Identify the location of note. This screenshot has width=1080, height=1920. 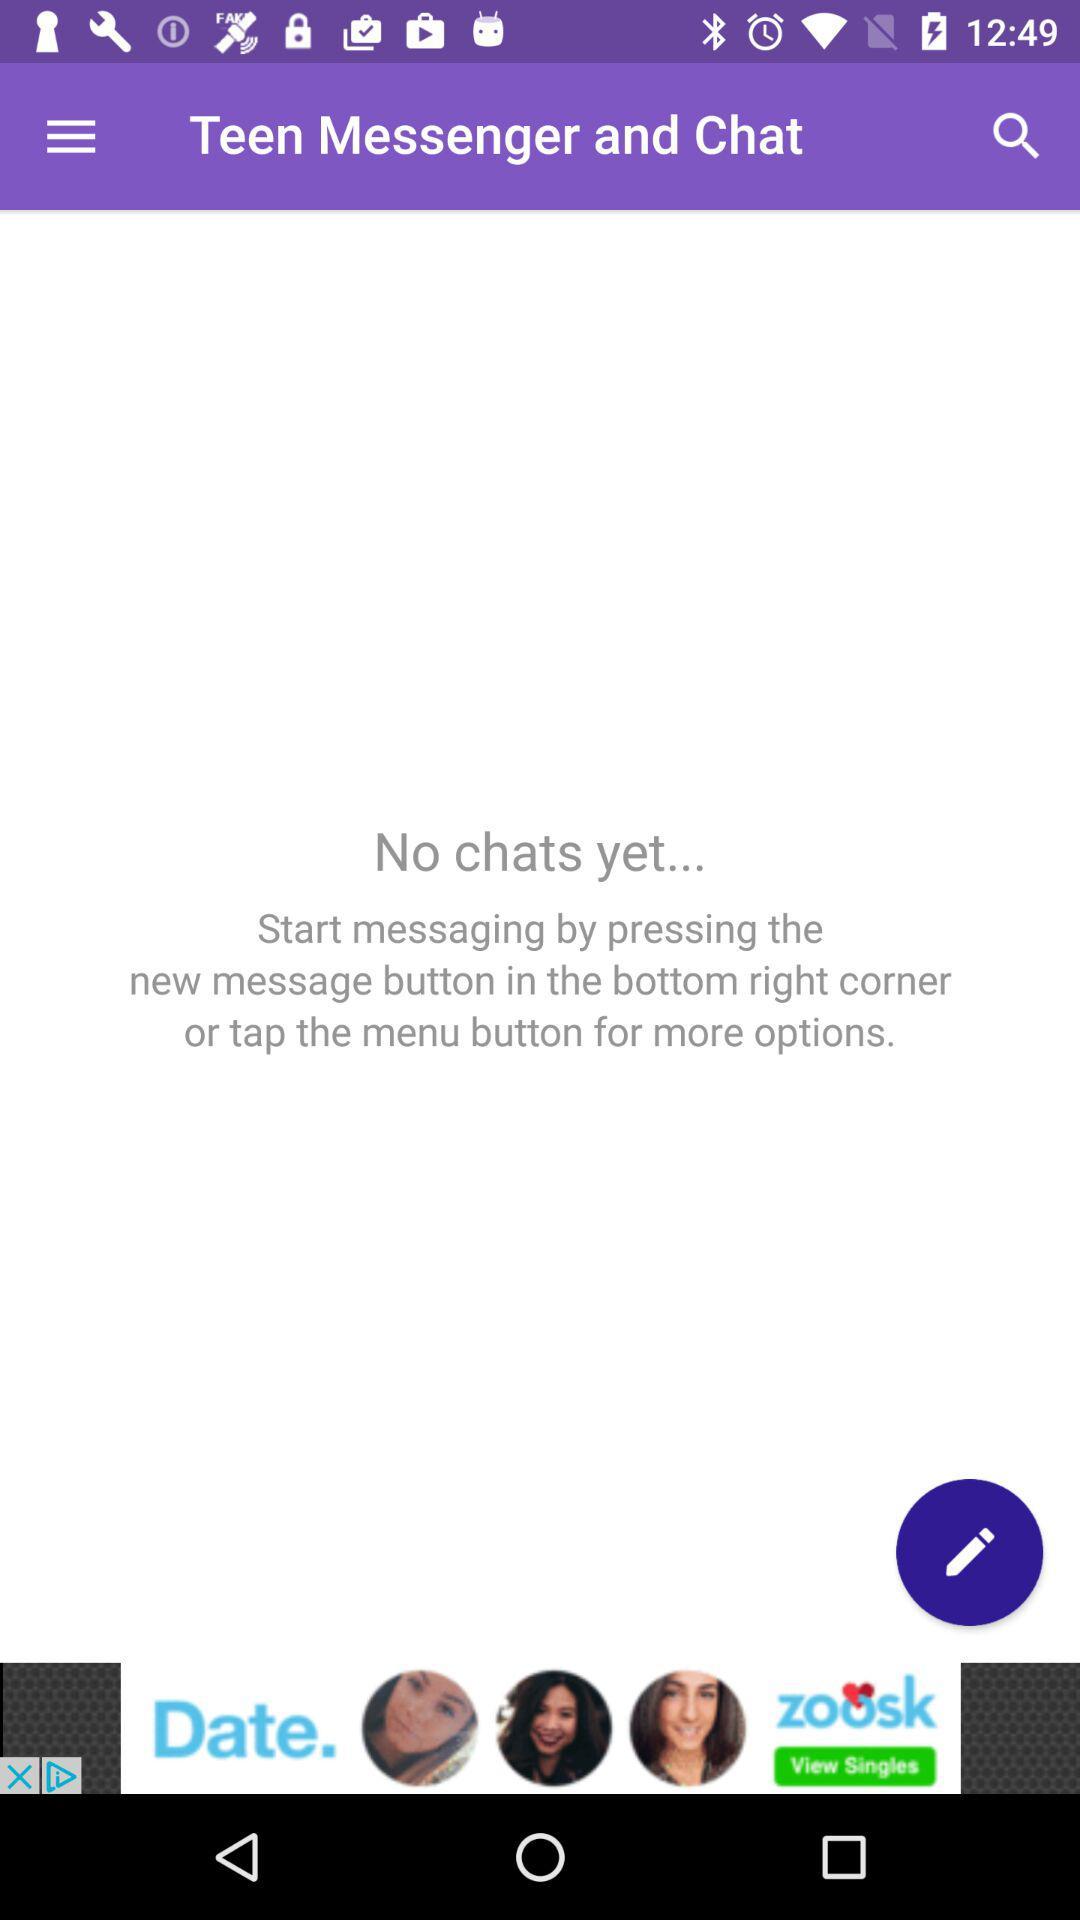
(968, 1551).